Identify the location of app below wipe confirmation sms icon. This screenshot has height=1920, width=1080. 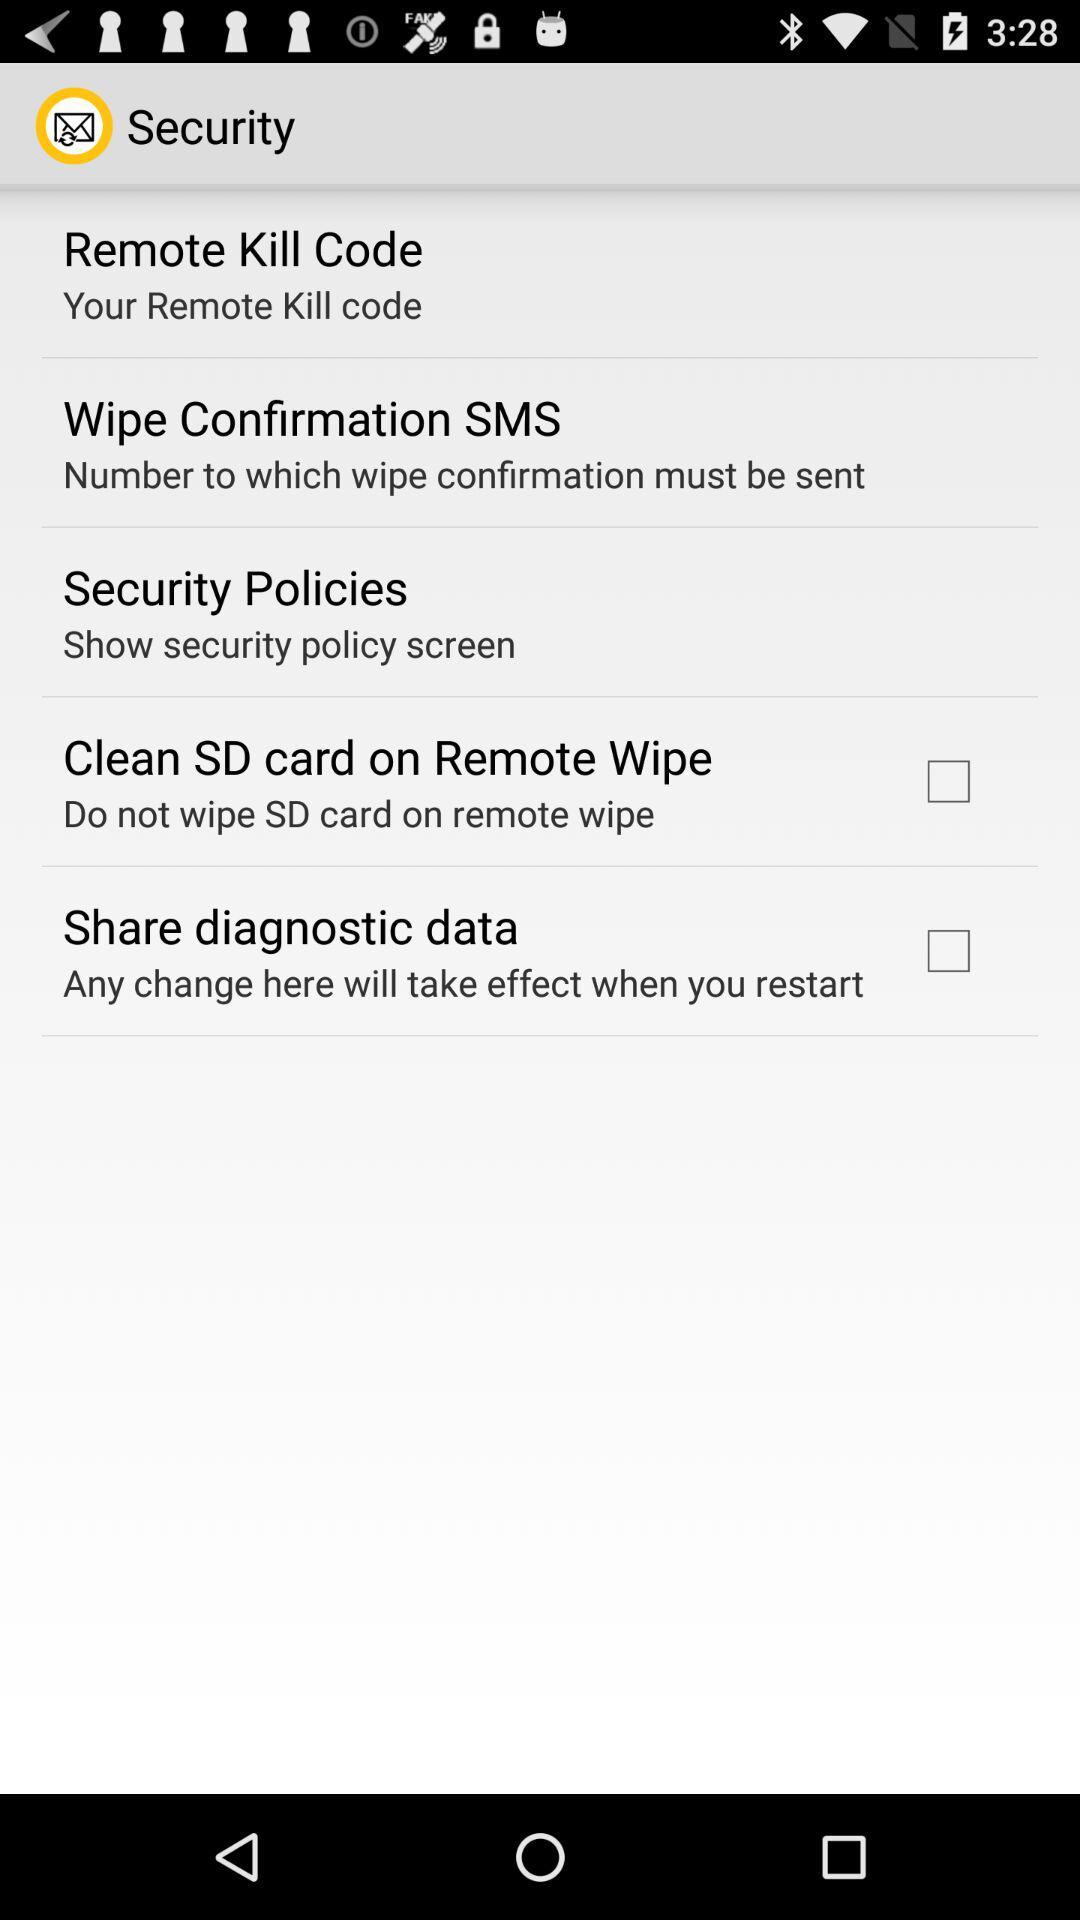
(464, 473).